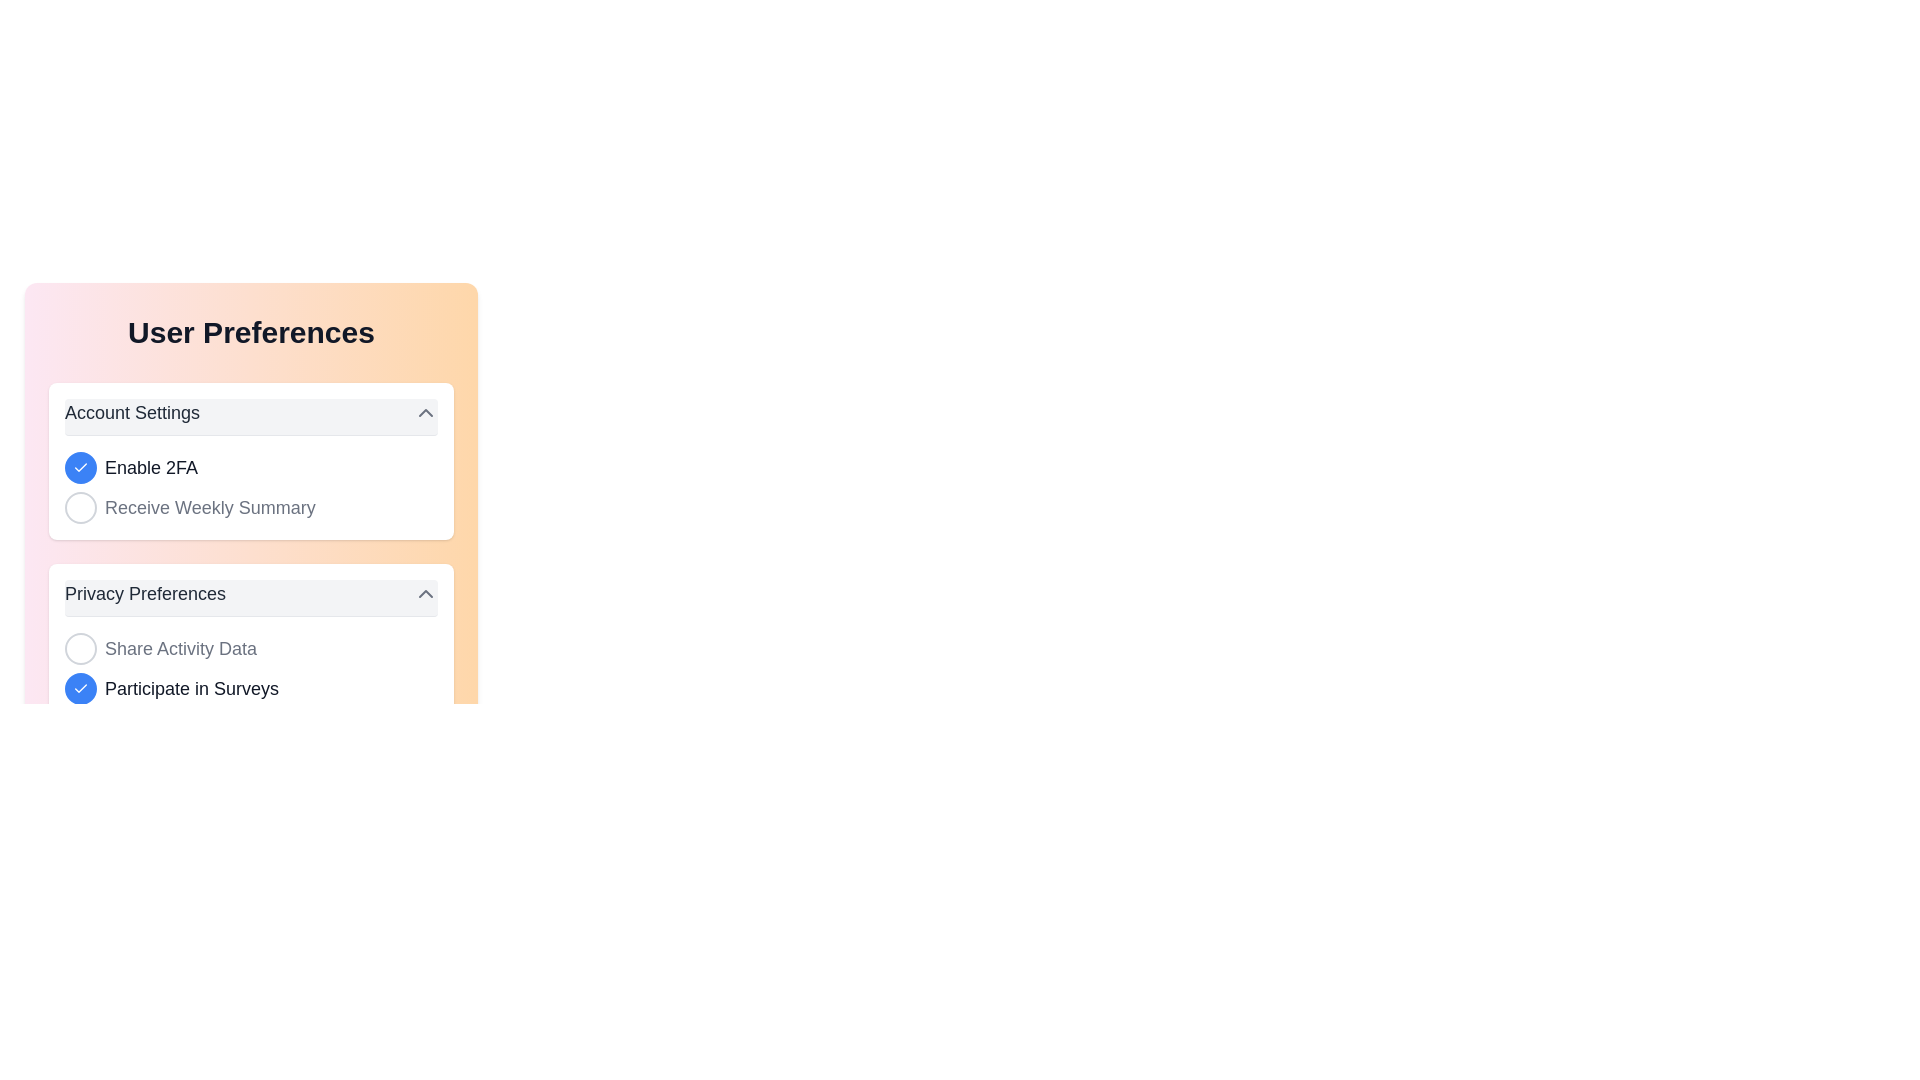 This screenshot has width=1920, height=1080. Describe the element at coordinates (181, 648) in the screenshot. I see `the text label describing the option for sharing activity data, located in the 'Privacy Preferences' section, to the right of the circular radio button` at that location.